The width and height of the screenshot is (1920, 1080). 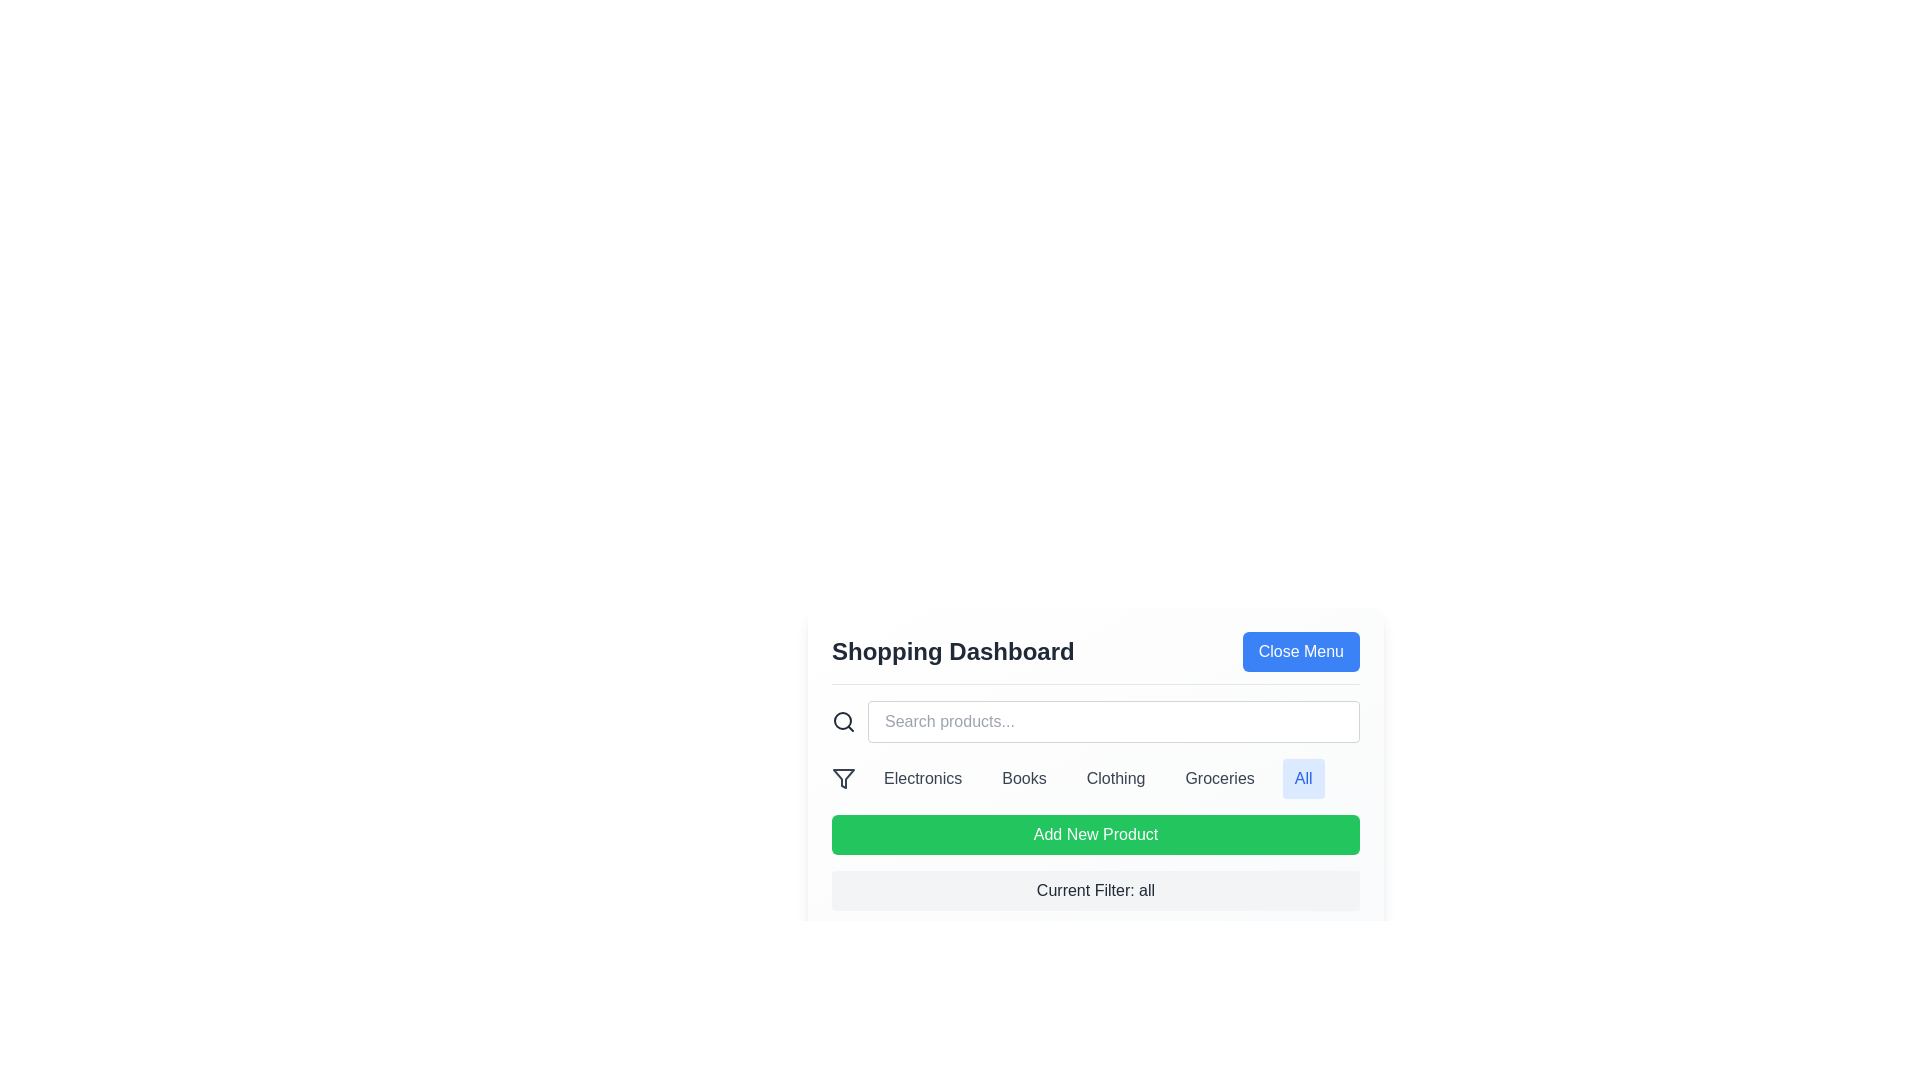 I want to click on the funnel-shaped filter icon located in the navigation options of the dashboard interface, so click(x=844, y=778).